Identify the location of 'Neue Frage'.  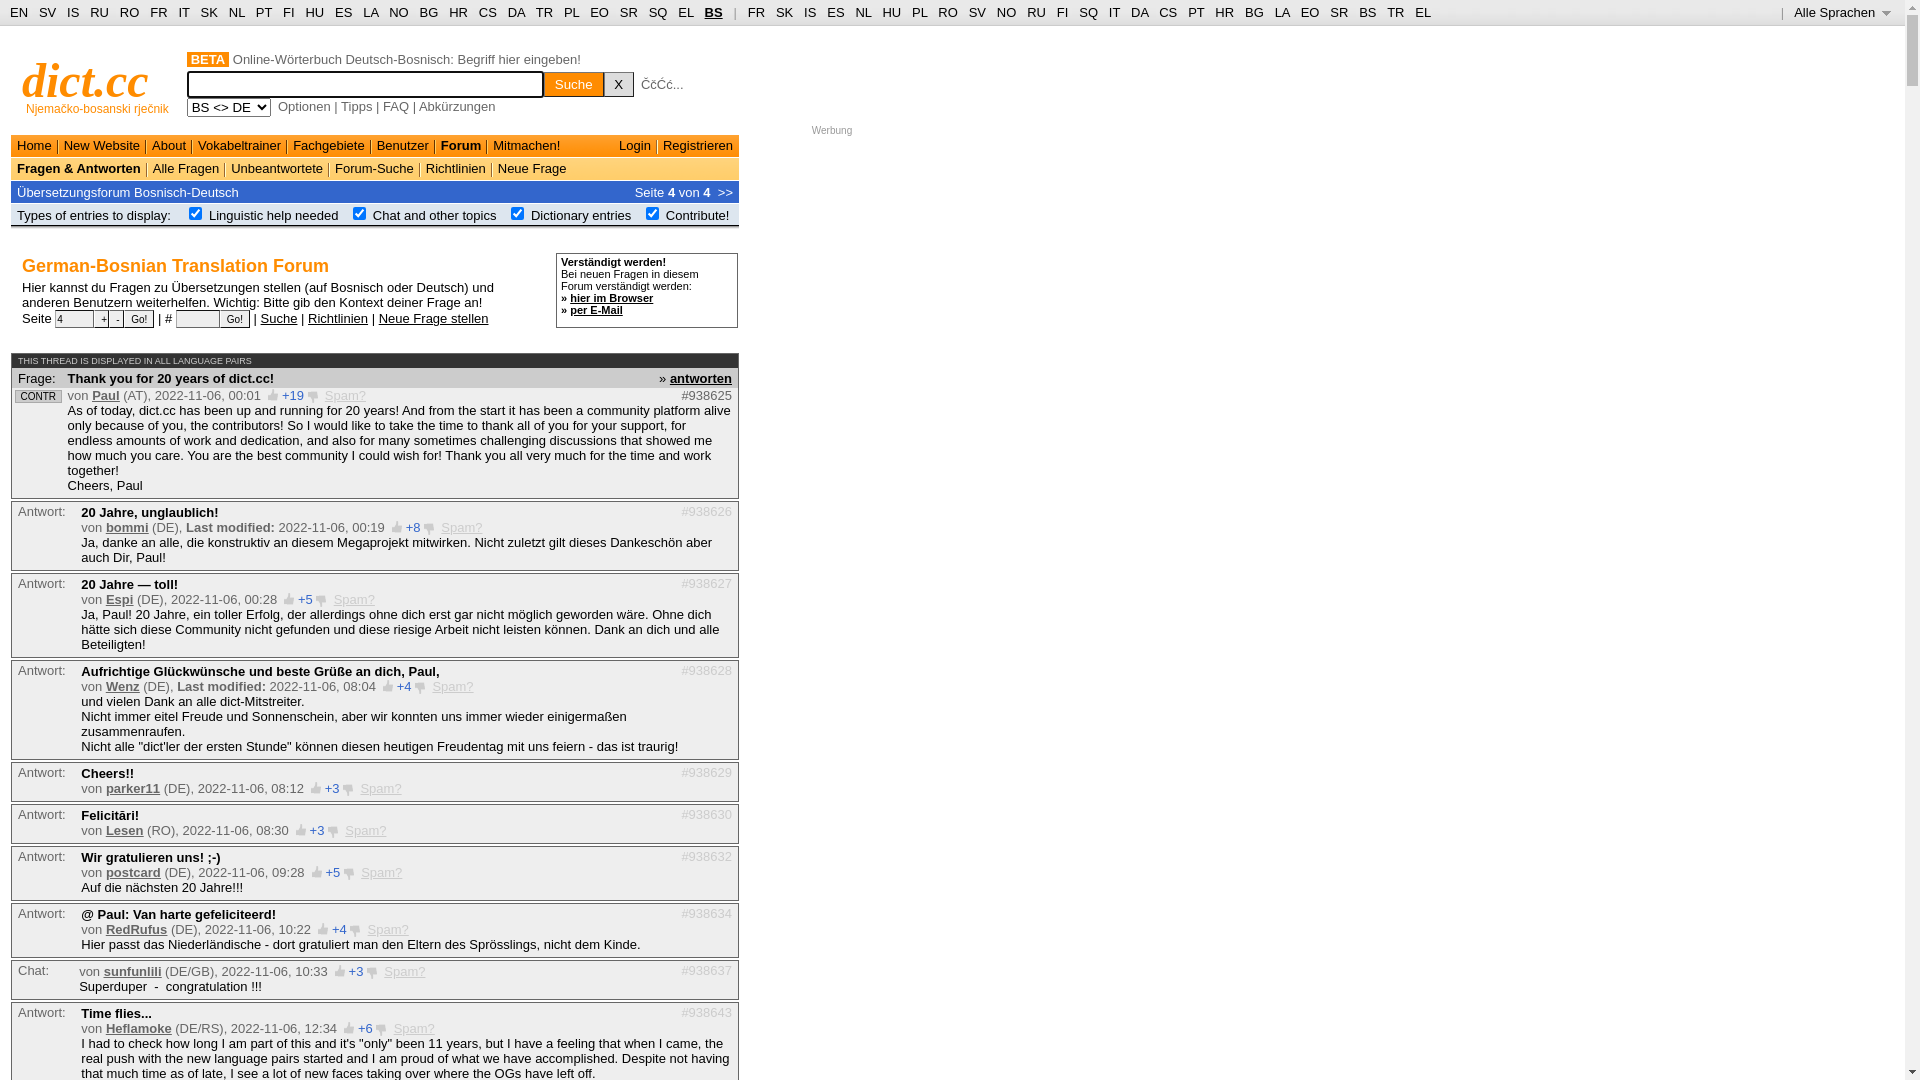
(498, 167).